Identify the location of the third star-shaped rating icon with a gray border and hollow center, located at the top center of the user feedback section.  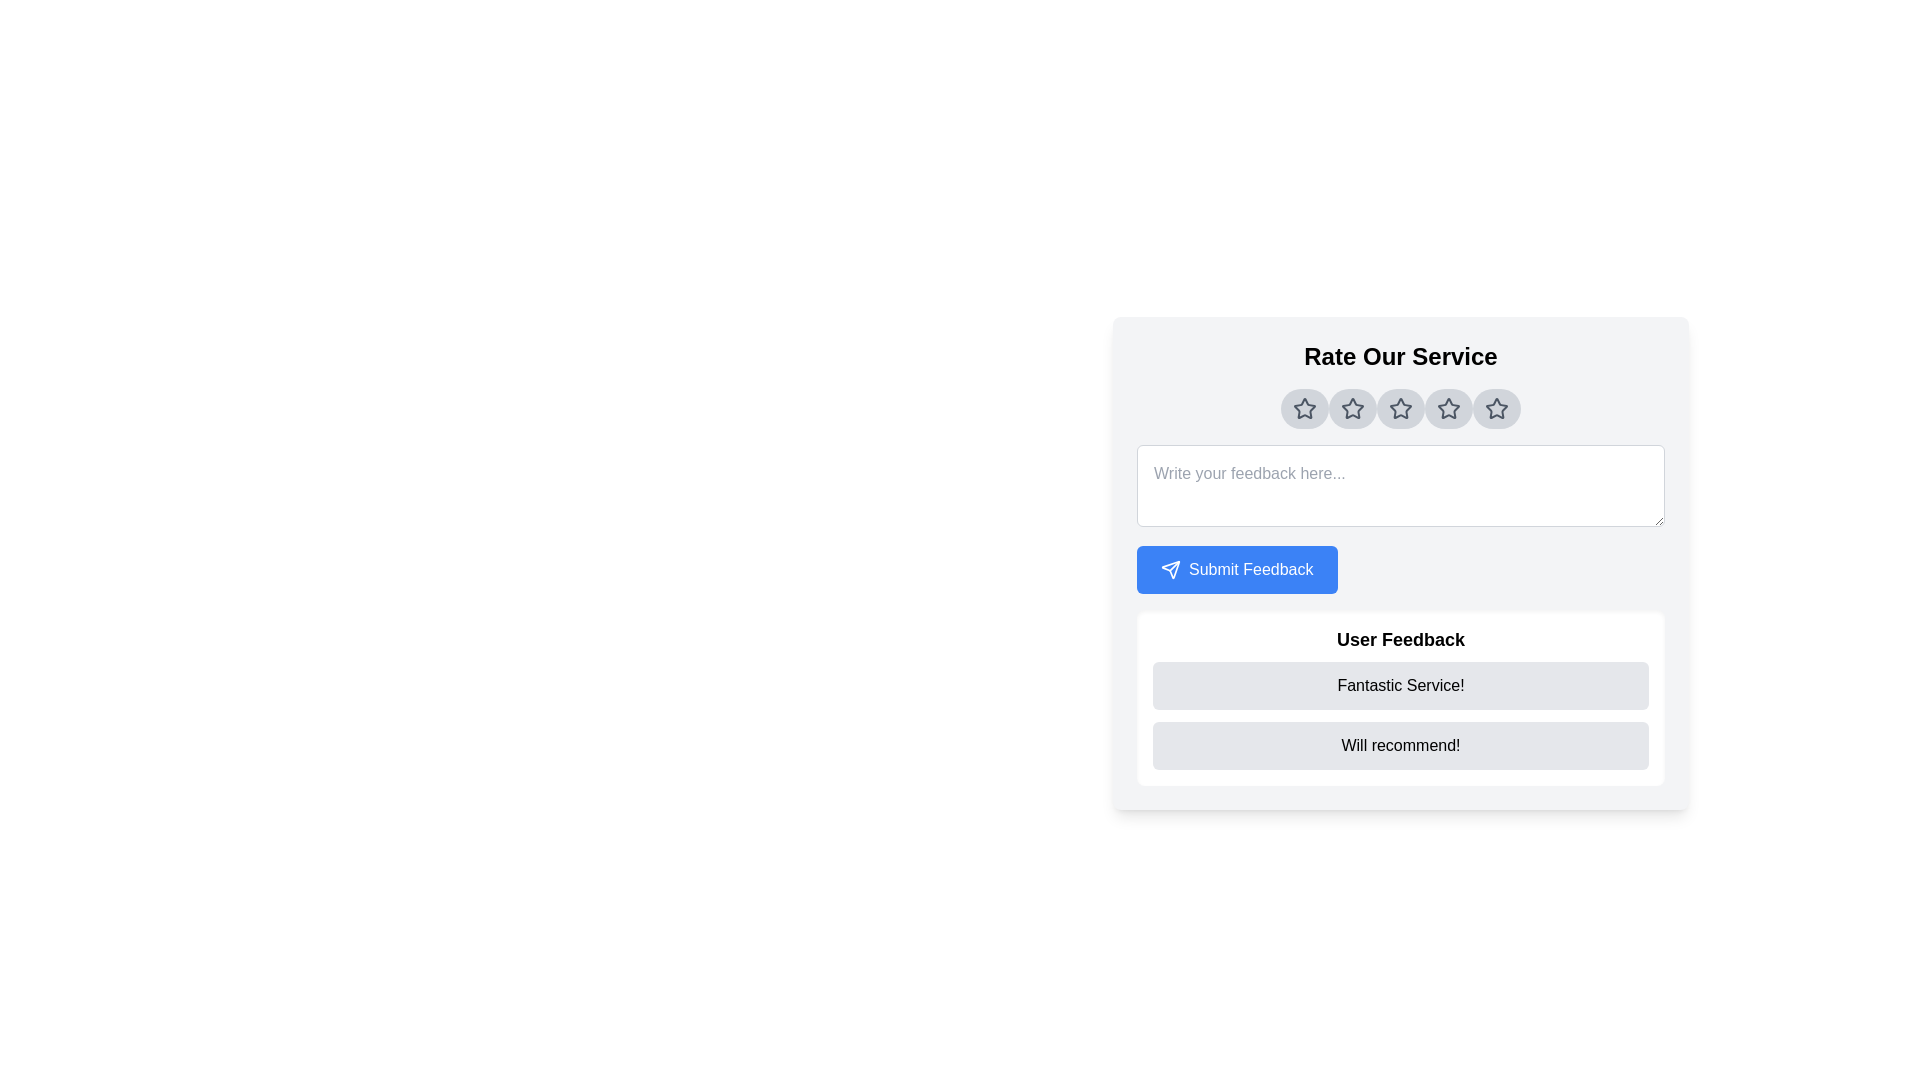
(1353, 407).